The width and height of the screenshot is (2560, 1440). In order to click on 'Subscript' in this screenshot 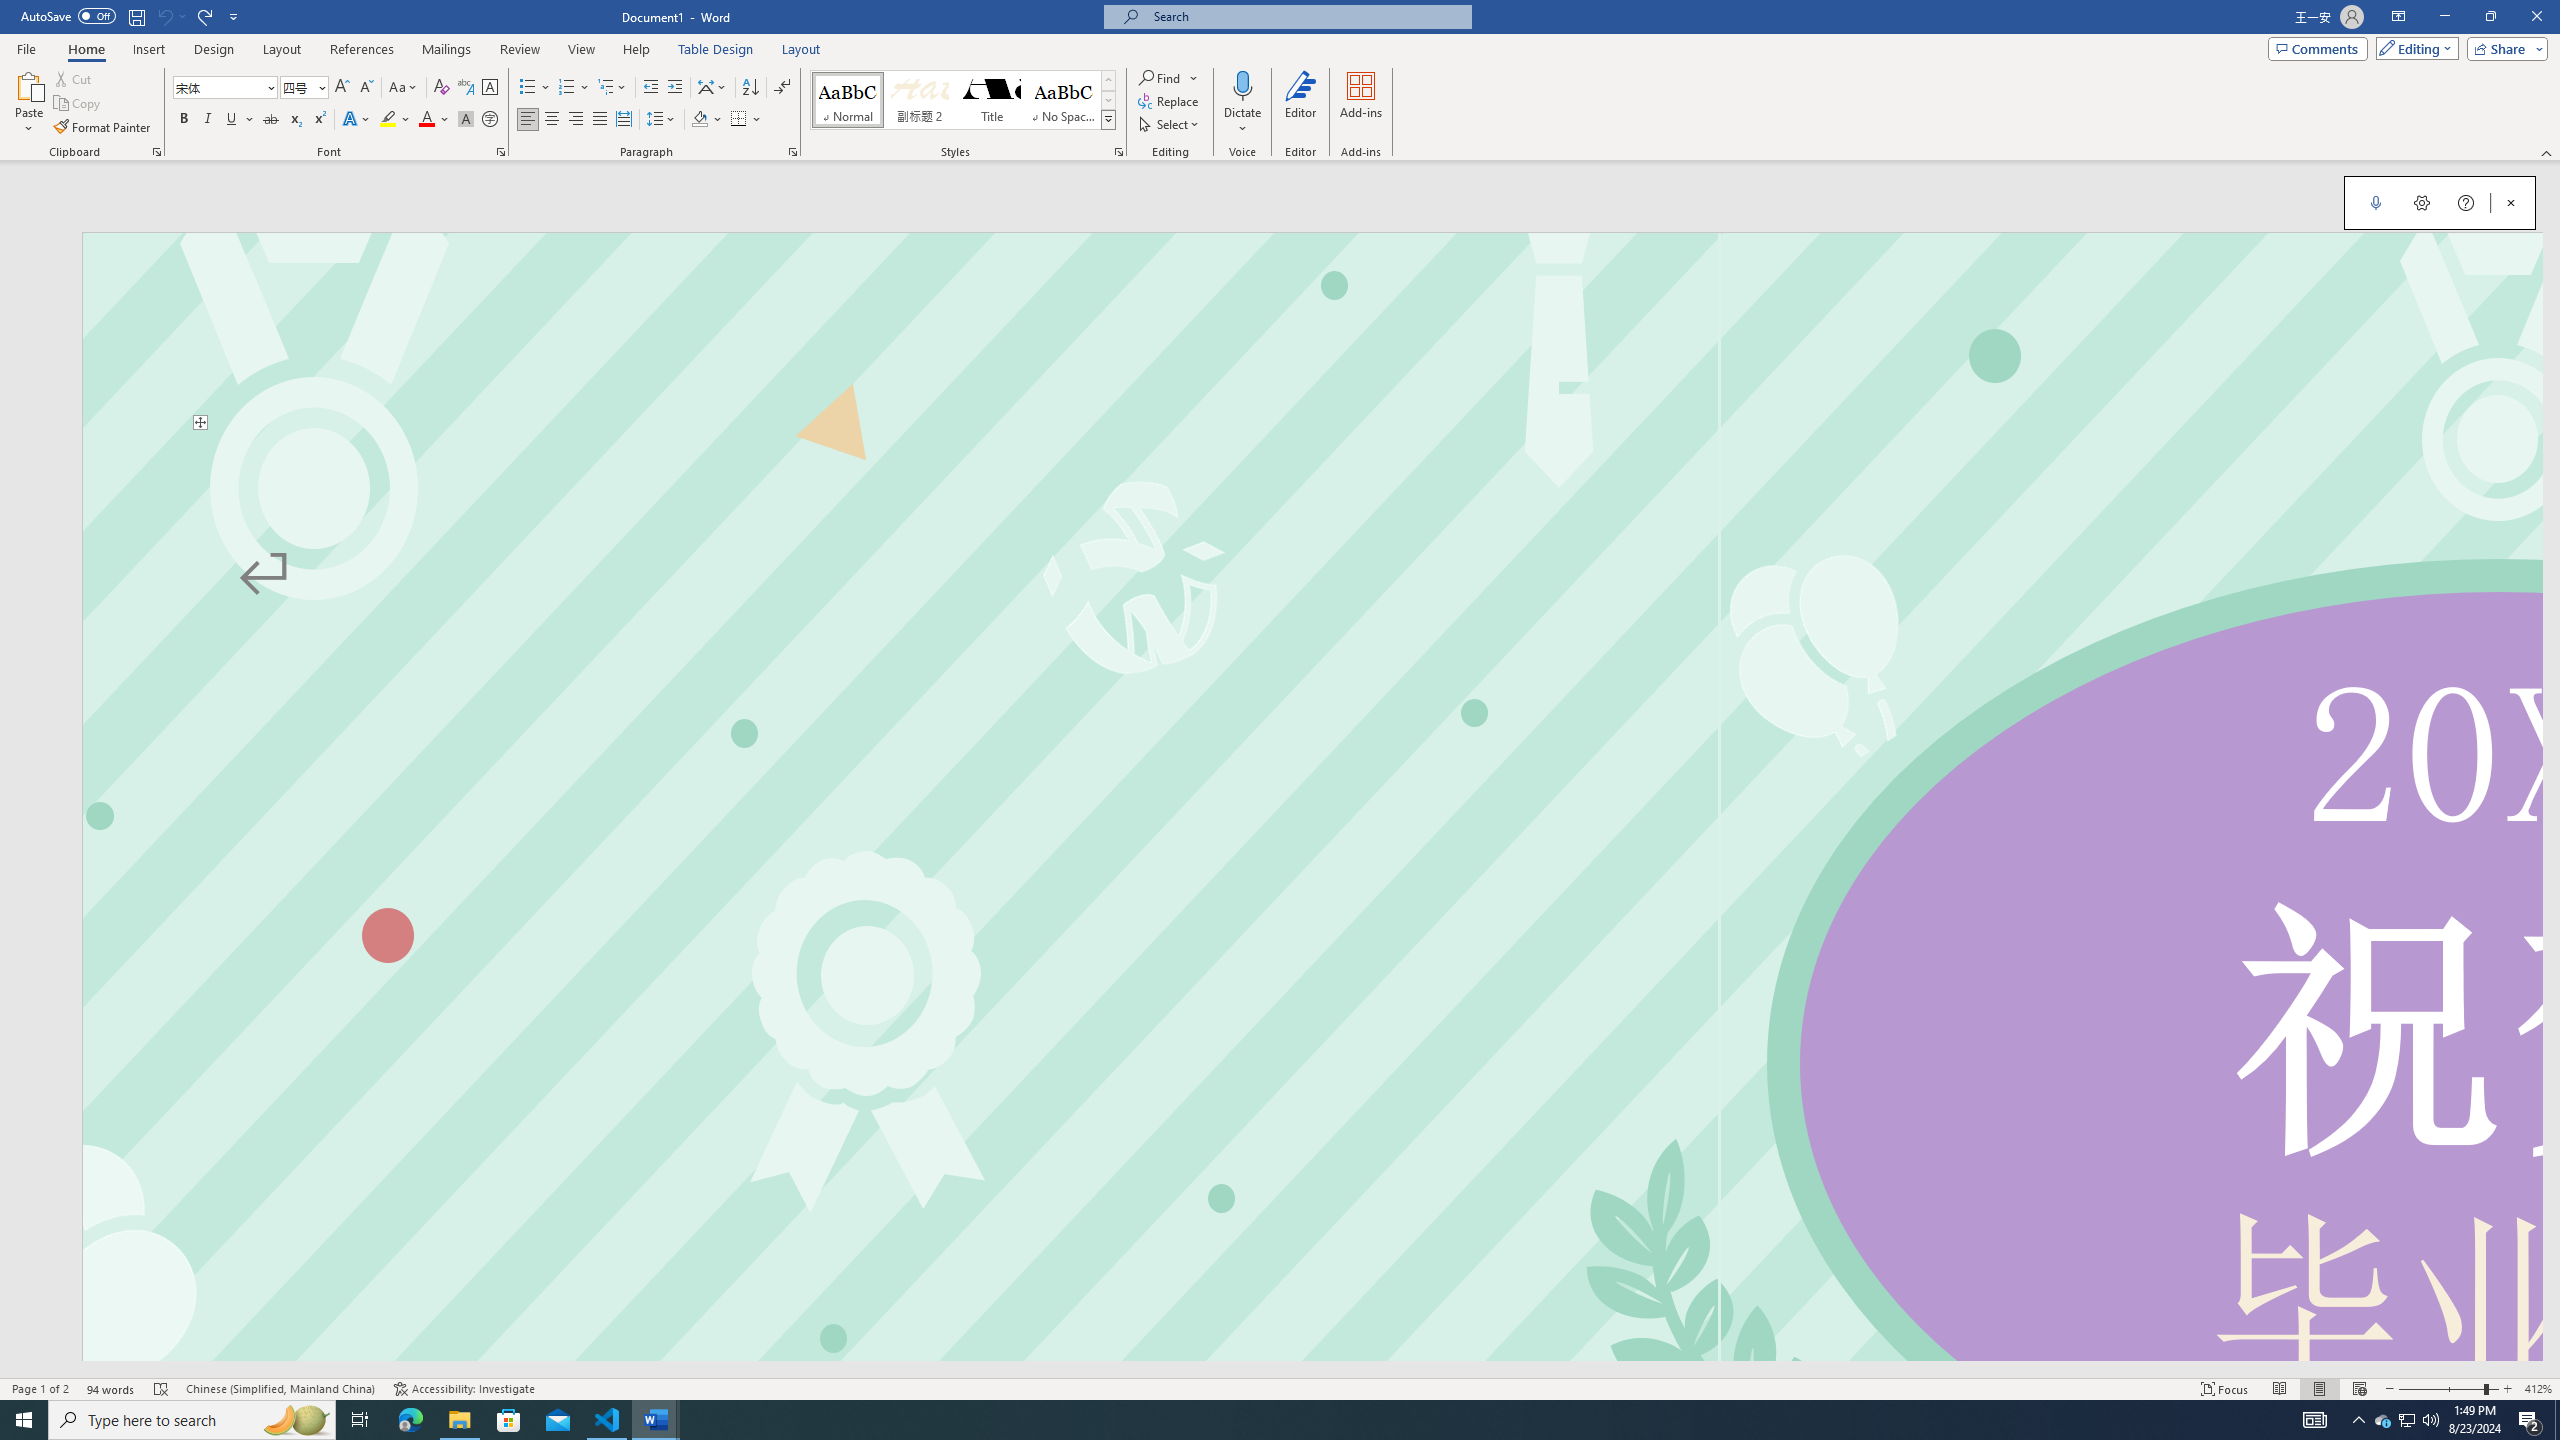, I will do `click(294, 118)`.